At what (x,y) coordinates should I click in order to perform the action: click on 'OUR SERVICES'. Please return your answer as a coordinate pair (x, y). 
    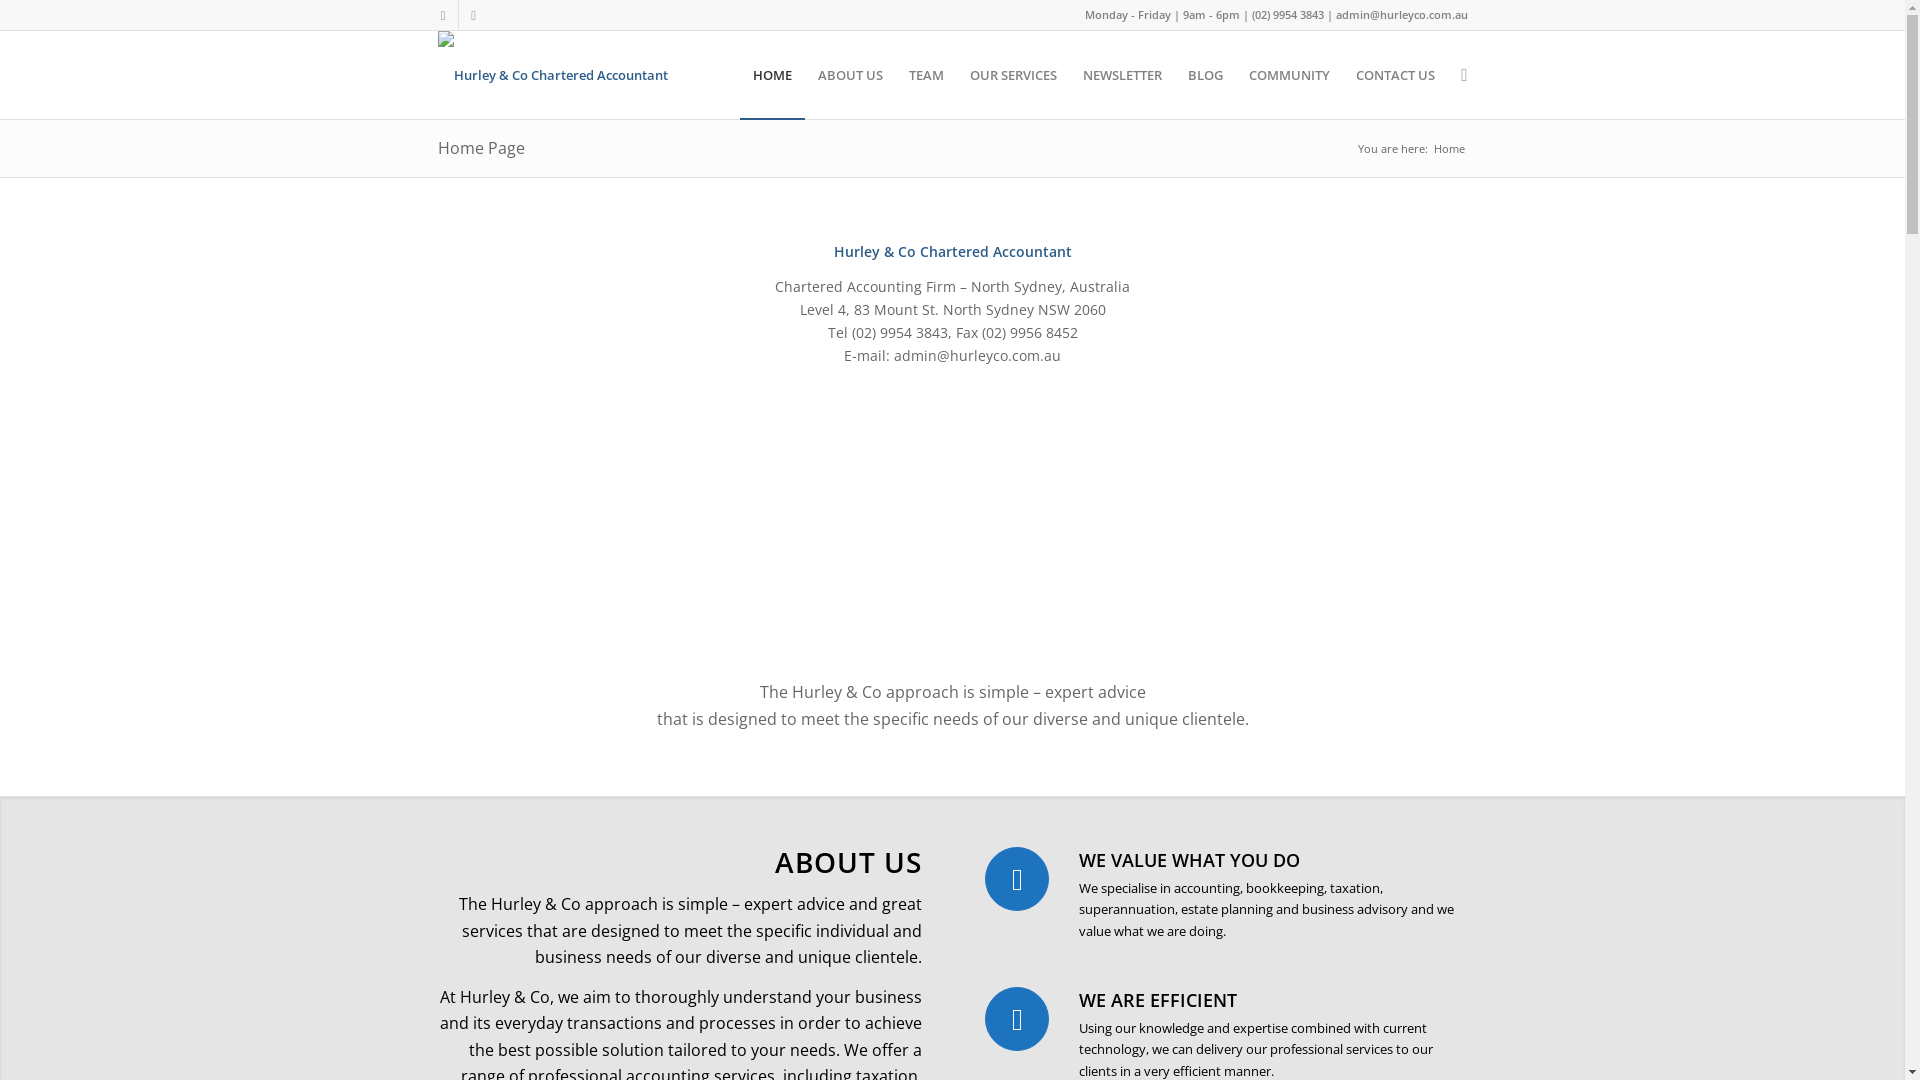
    Looking at the image, I should click on (1013, 73).